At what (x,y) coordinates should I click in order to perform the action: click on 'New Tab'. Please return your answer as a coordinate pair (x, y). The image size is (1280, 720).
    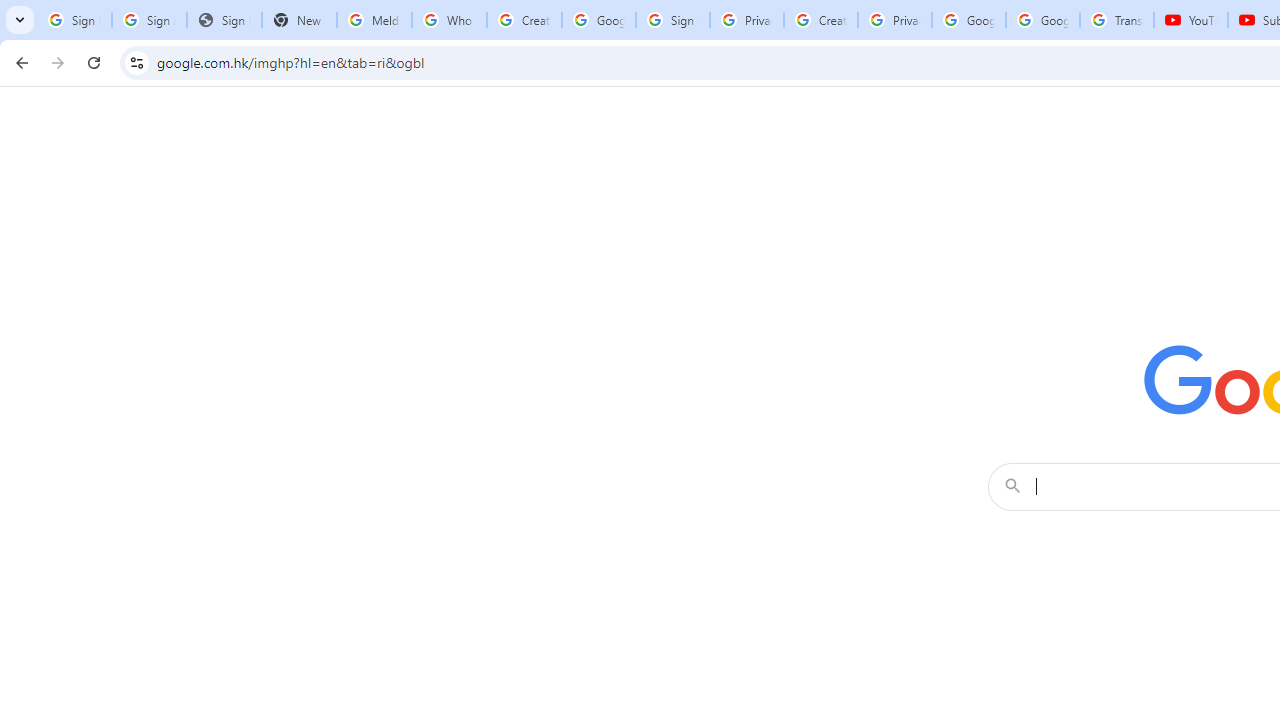
    Looking at the image, I should click on (298, 20).